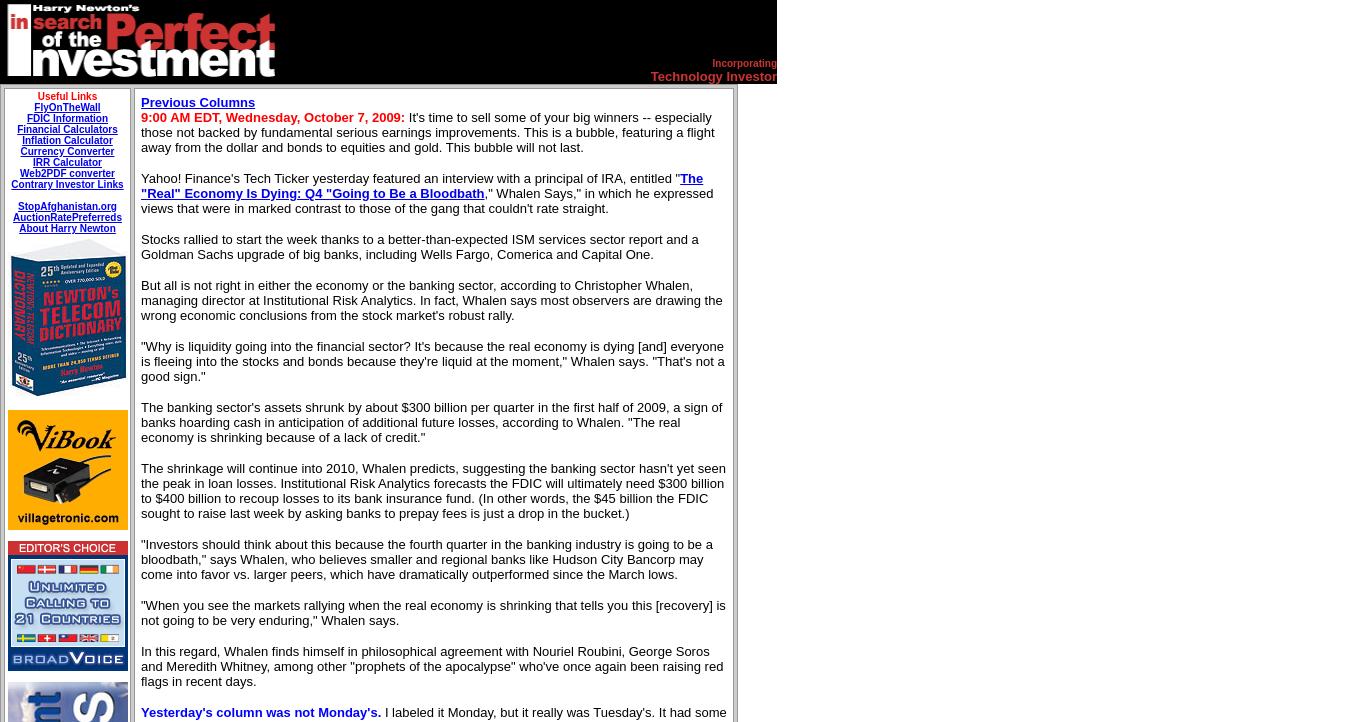 Image resolution: width=1350 pixels, height=722 pixels. I want to click on 'Useful 
                Links', so click(35, 95).